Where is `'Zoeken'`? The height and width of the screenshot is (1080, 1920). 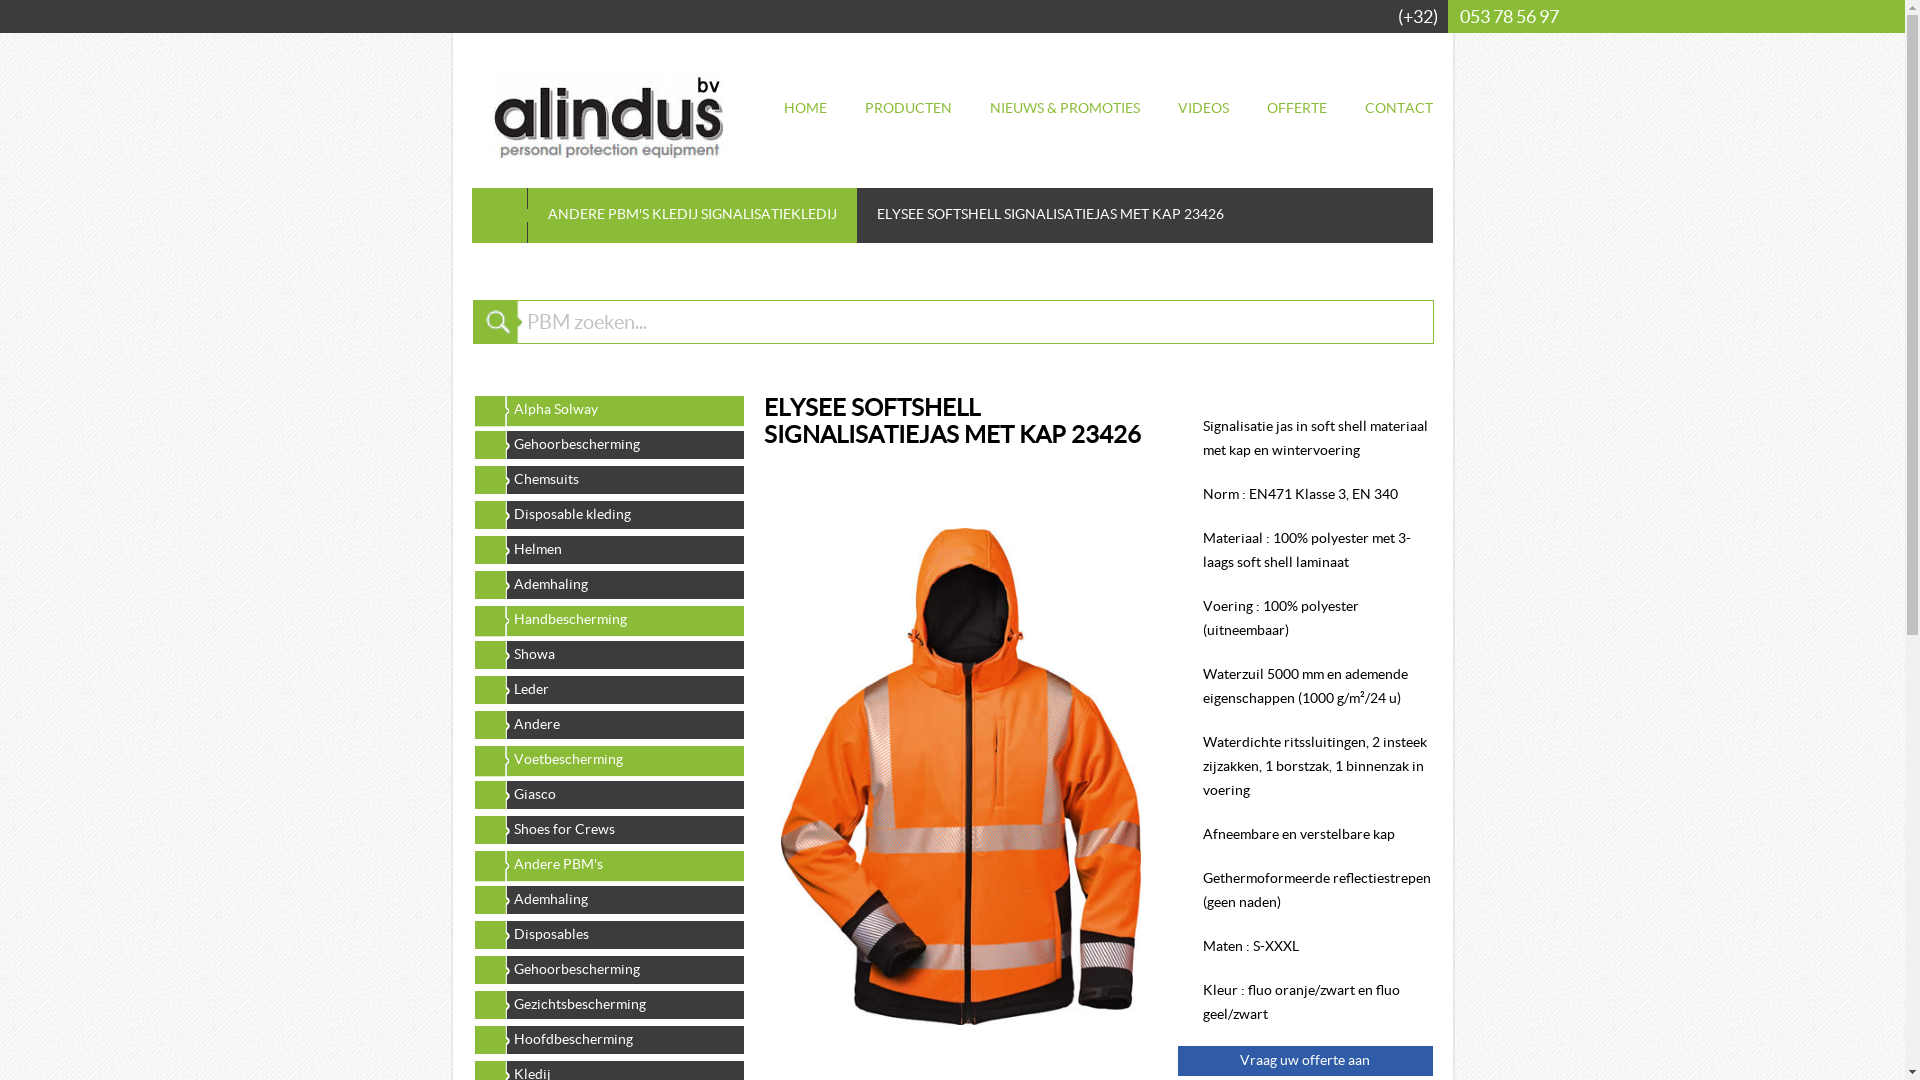 'Zoeken' is located at coordinates (470, 320).